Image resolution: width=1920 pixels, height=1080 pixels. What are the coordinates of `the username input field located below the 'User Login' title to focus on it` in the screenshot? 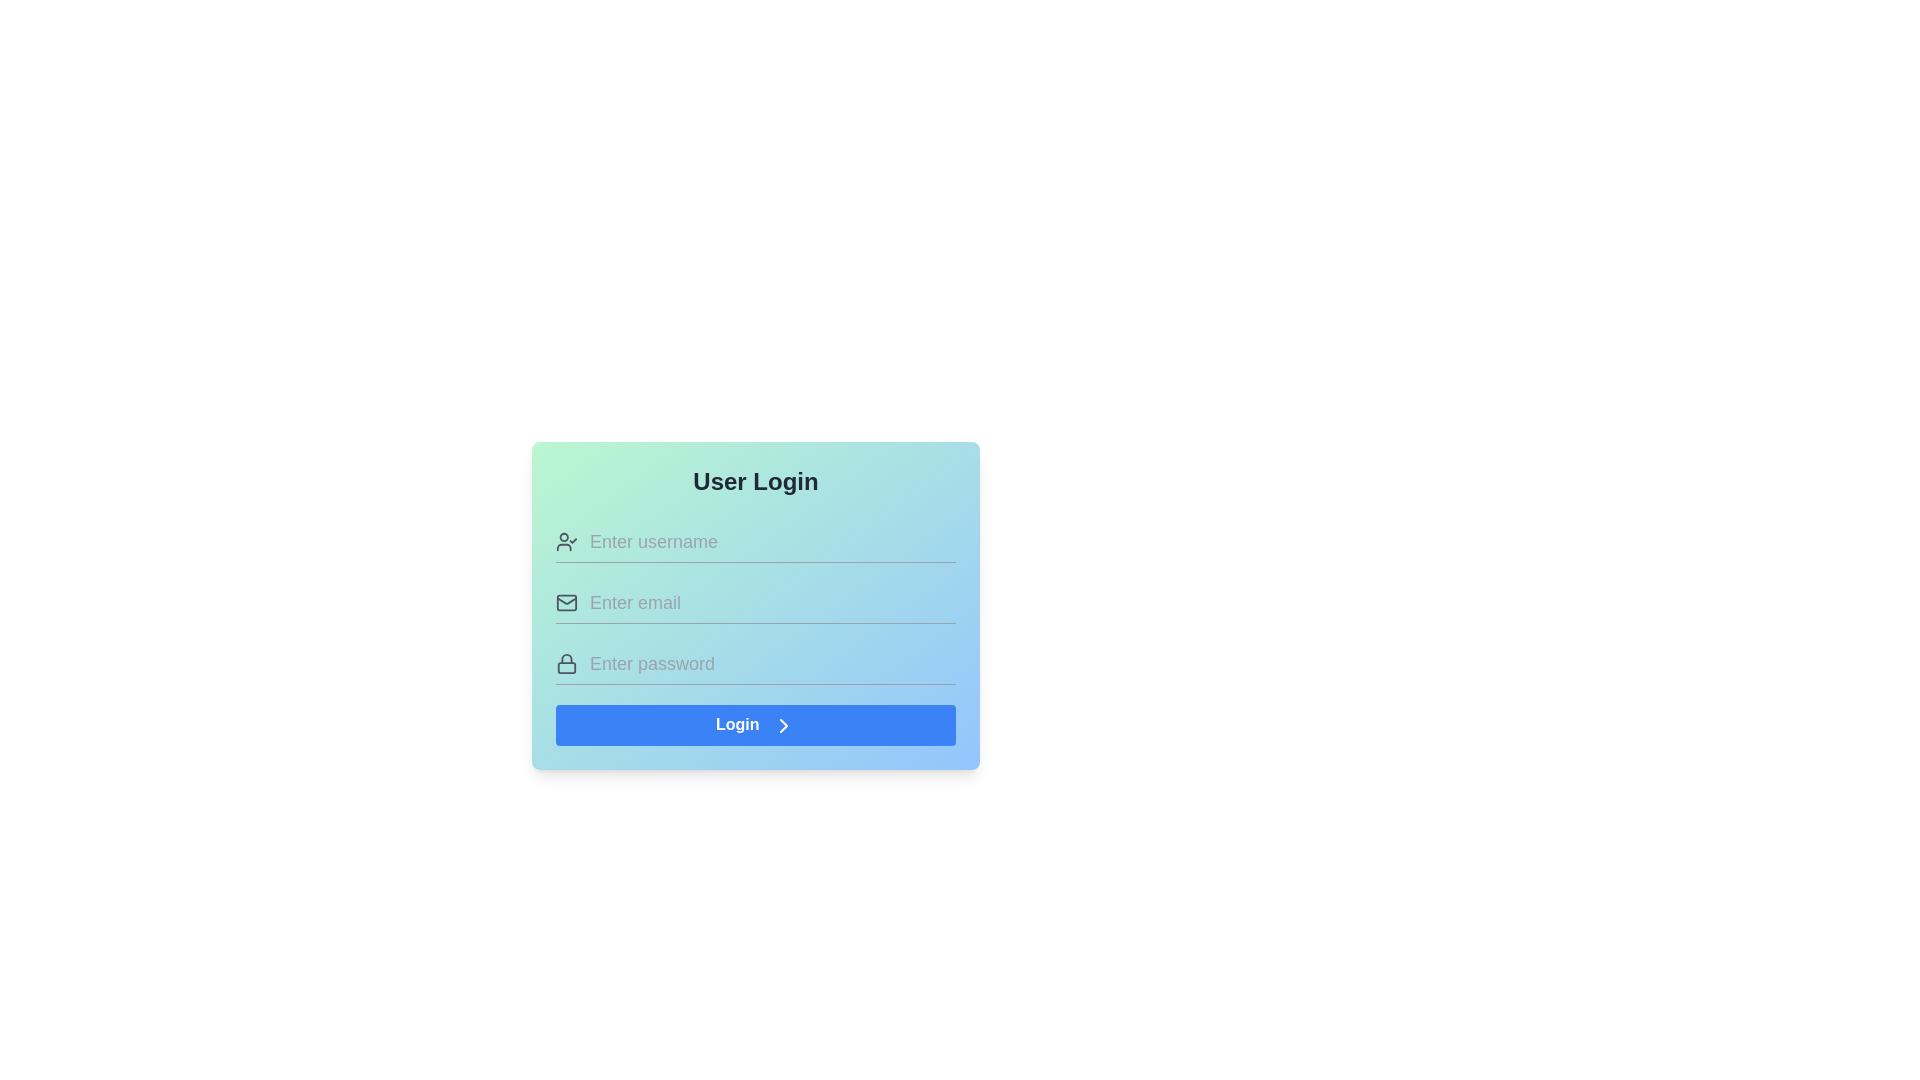 It's located at (754, 542).